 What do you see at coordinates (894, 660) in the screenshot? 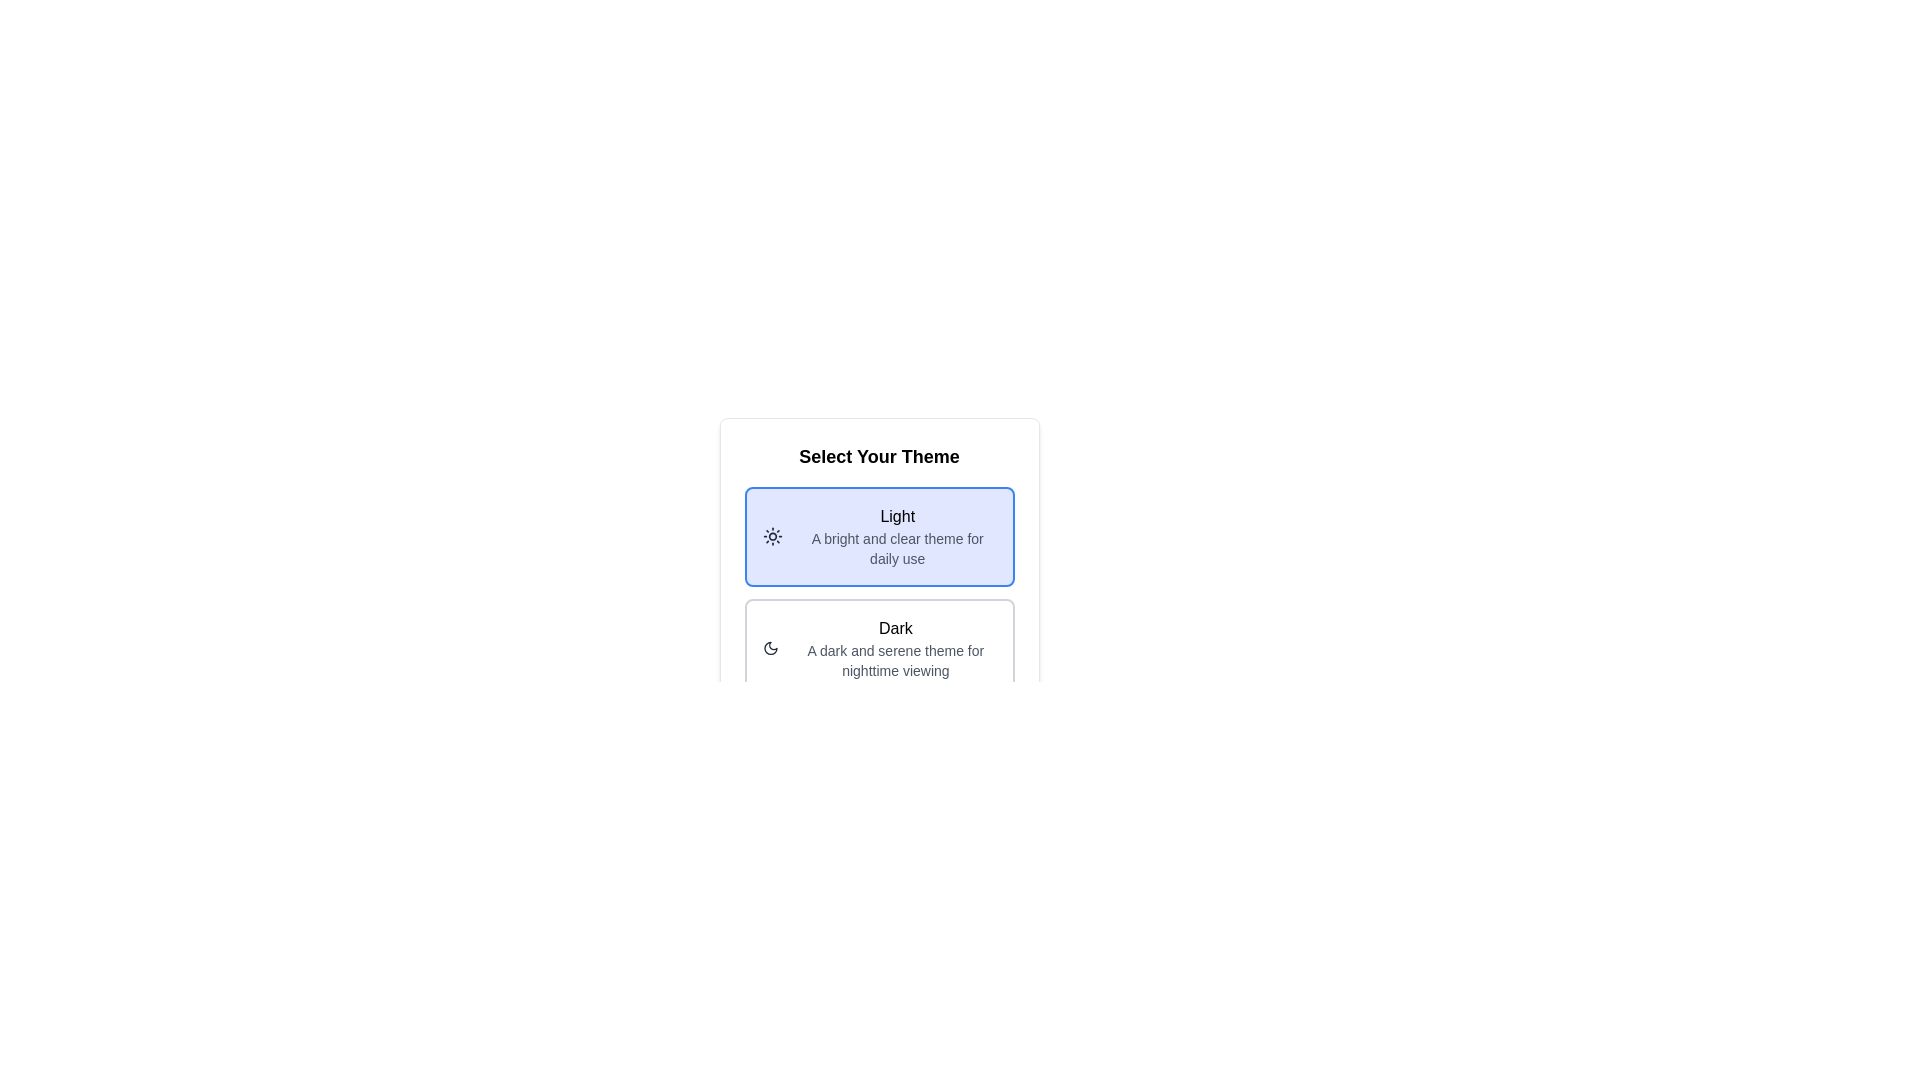
I see `the text element that describes 'A dark and serene theme for nighttime viewing', which is positioned below the 'Dark' theme option in the theme selection area` at bounding box center [894, 660].